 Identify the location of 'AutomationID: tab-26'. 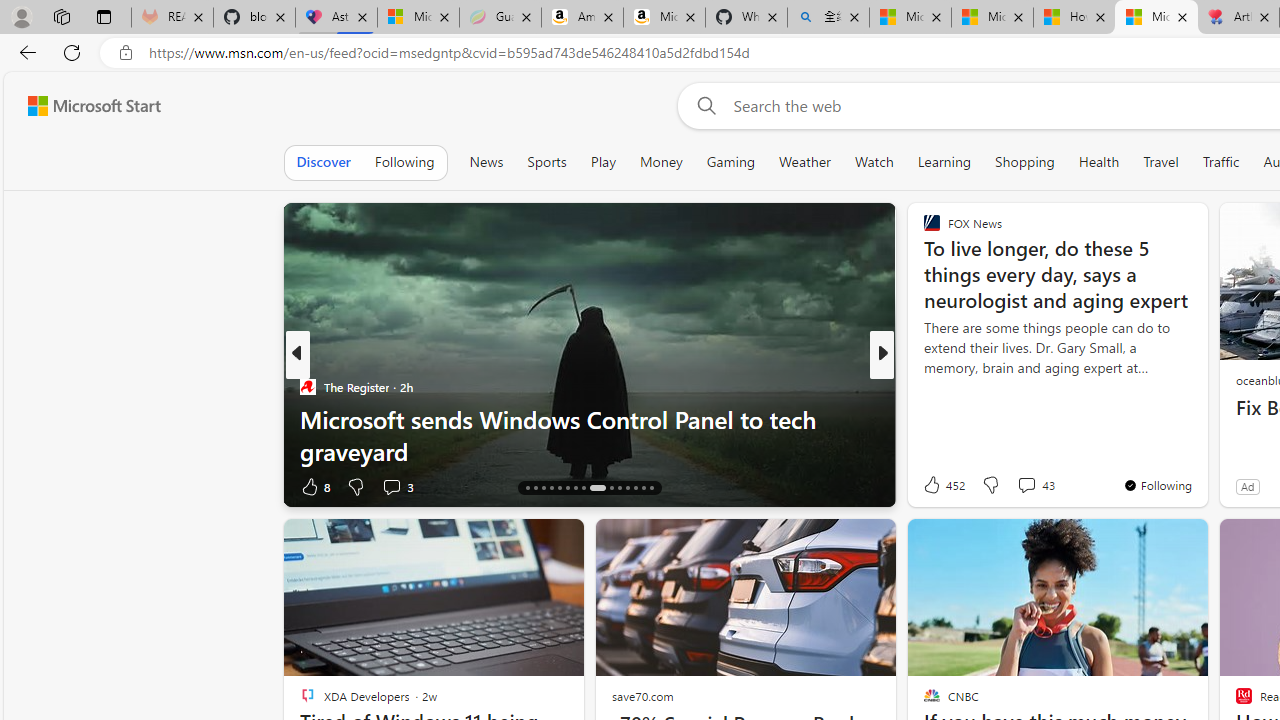
(618, 488).